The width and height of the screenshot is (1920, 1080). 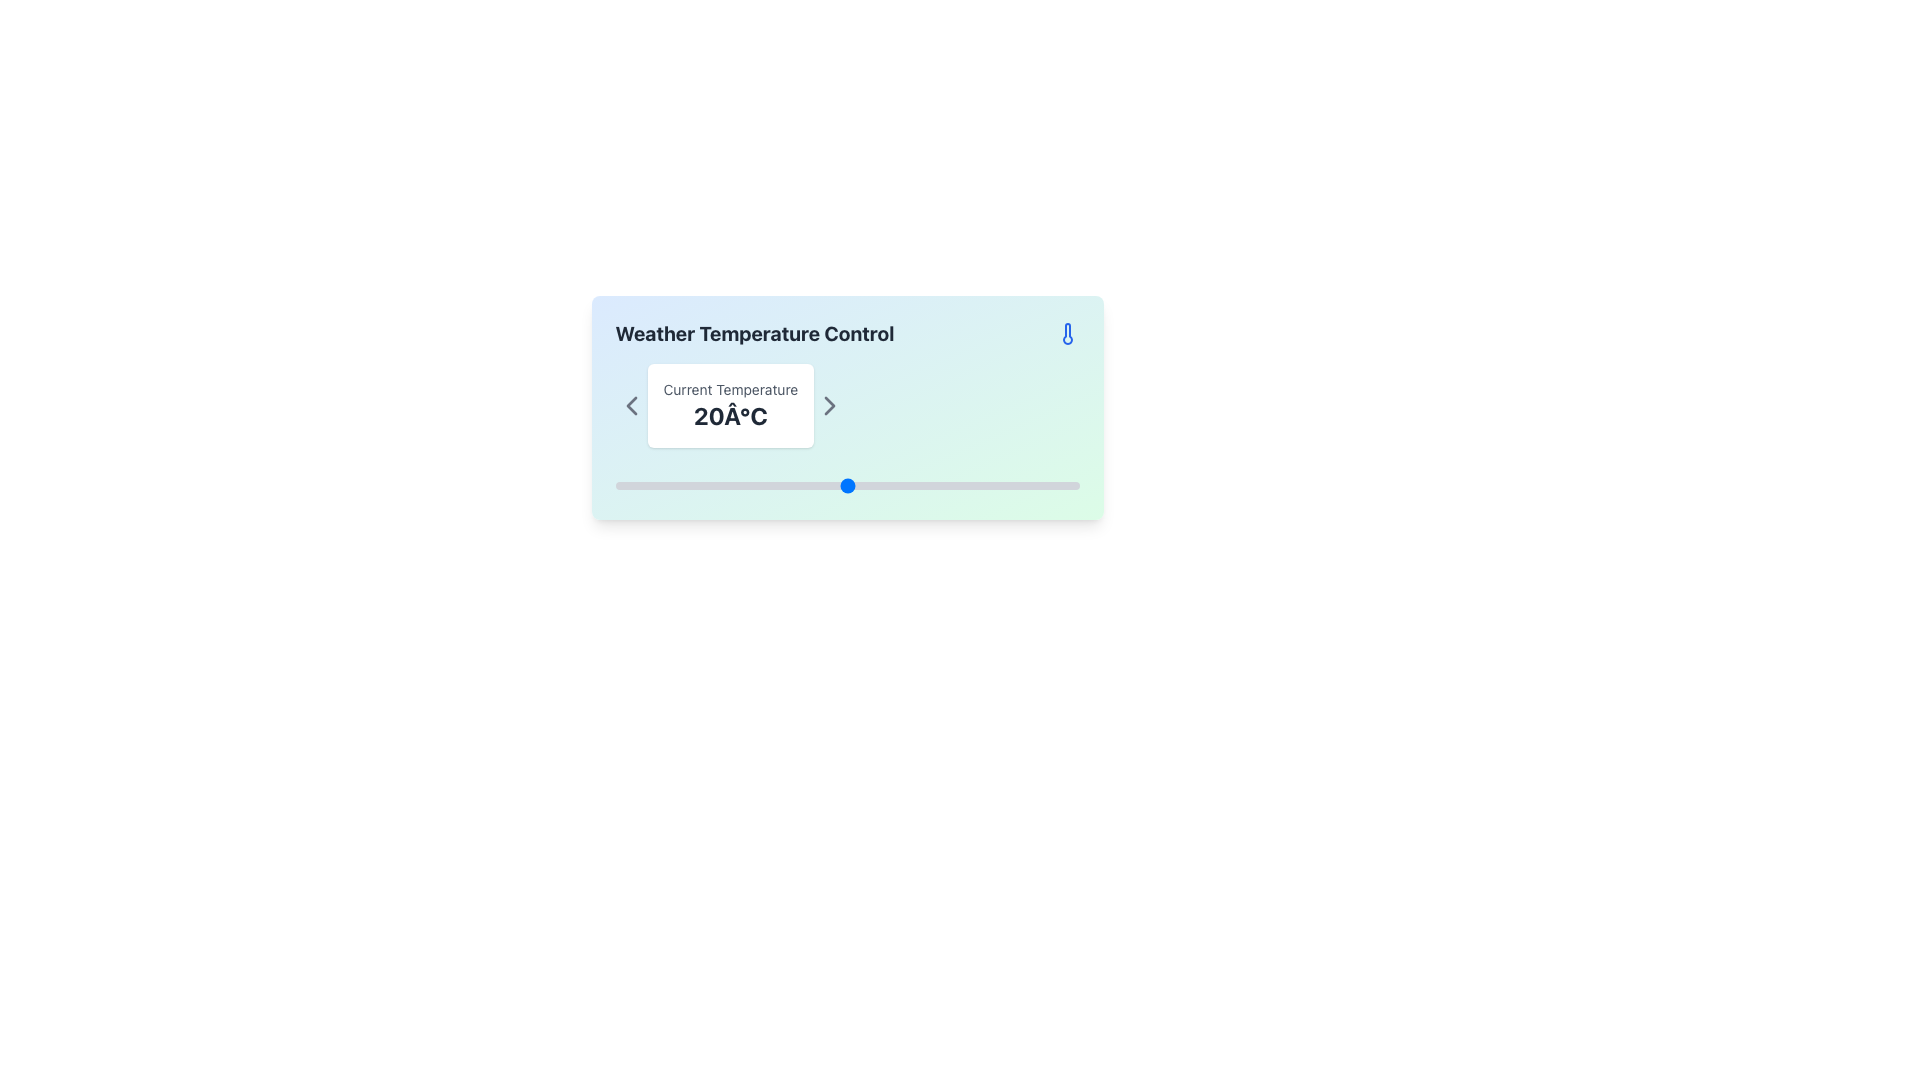 What do you see at coordinates (729, 389) in the screenshot?
I see `the text label displaying 'Current Temperature', which is gray and positioned above the temperature value '20°C'` at bounding box center [729, 389].